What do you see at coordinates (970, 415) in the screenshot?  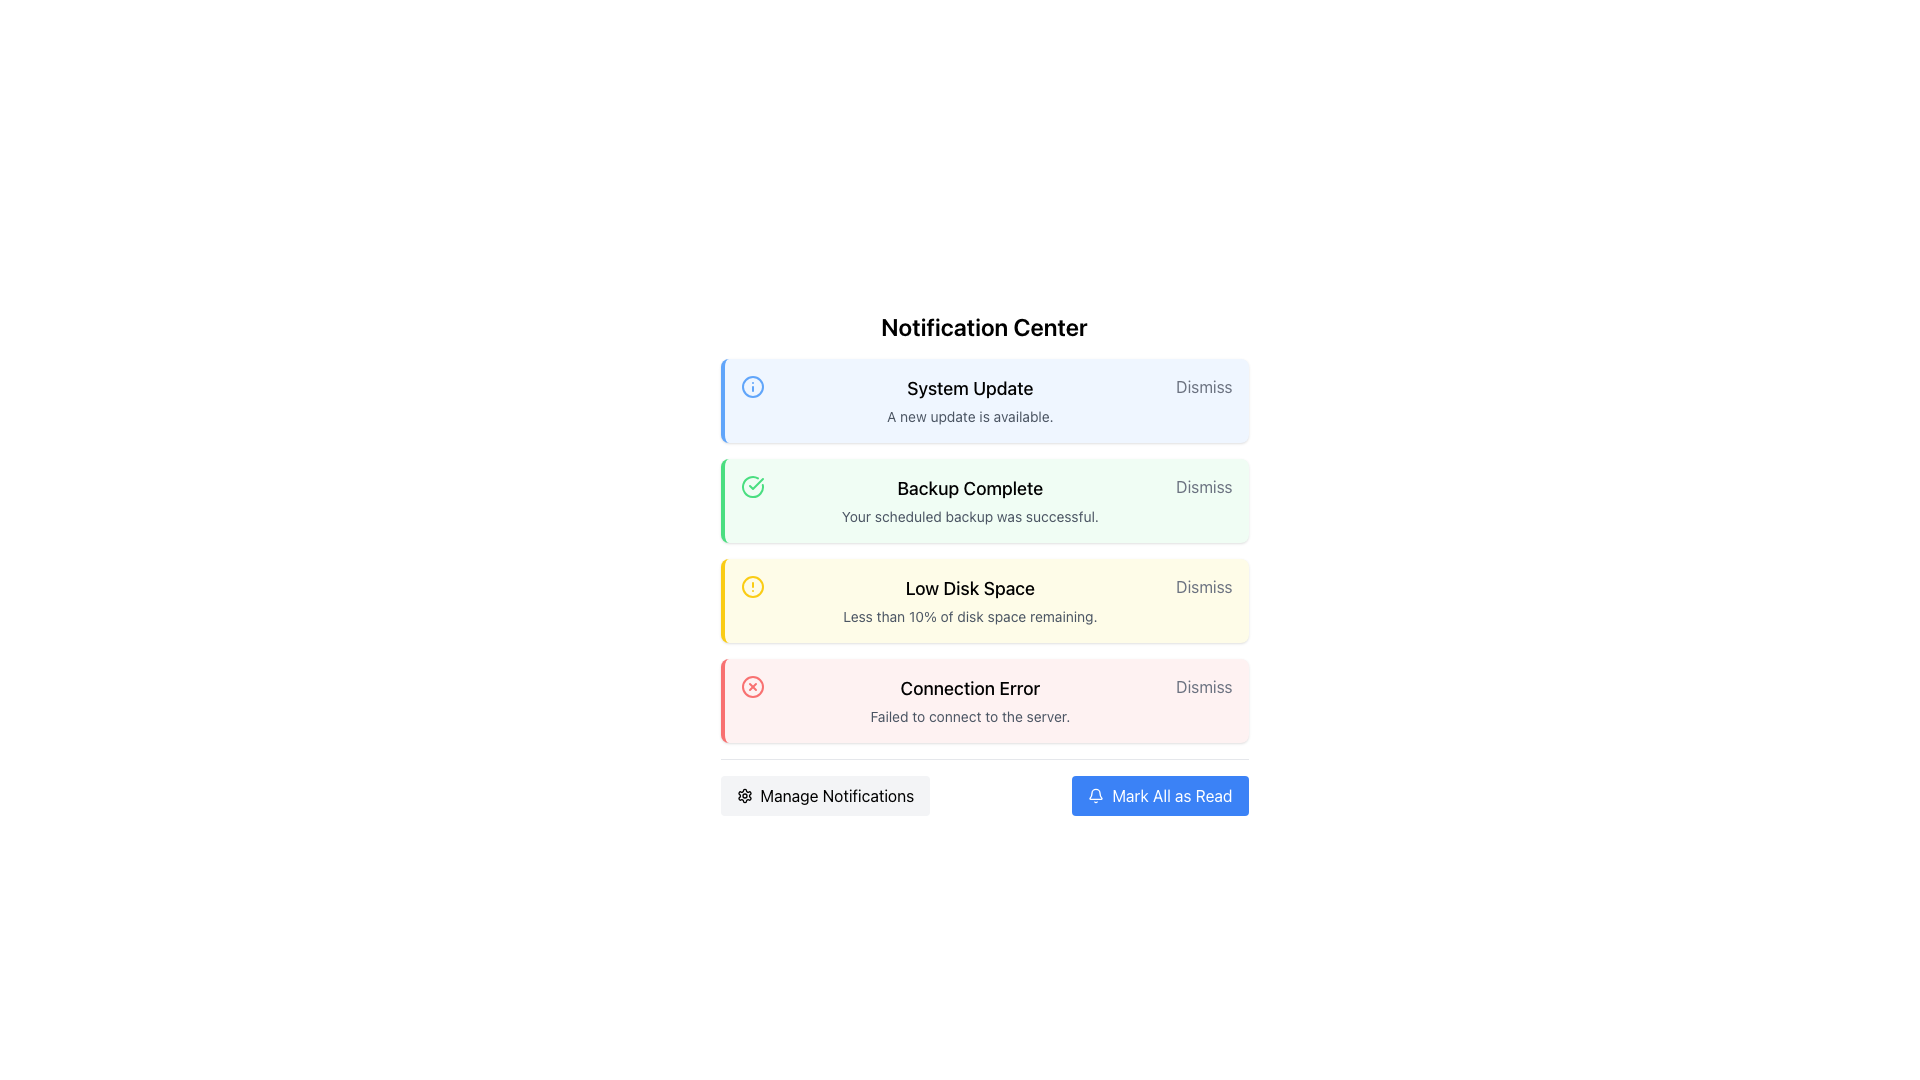 I see `the static text label stating 'A new update is available.' which is located below the 'System Update' heading in the blue notification card` at bounding box center [970, 415].